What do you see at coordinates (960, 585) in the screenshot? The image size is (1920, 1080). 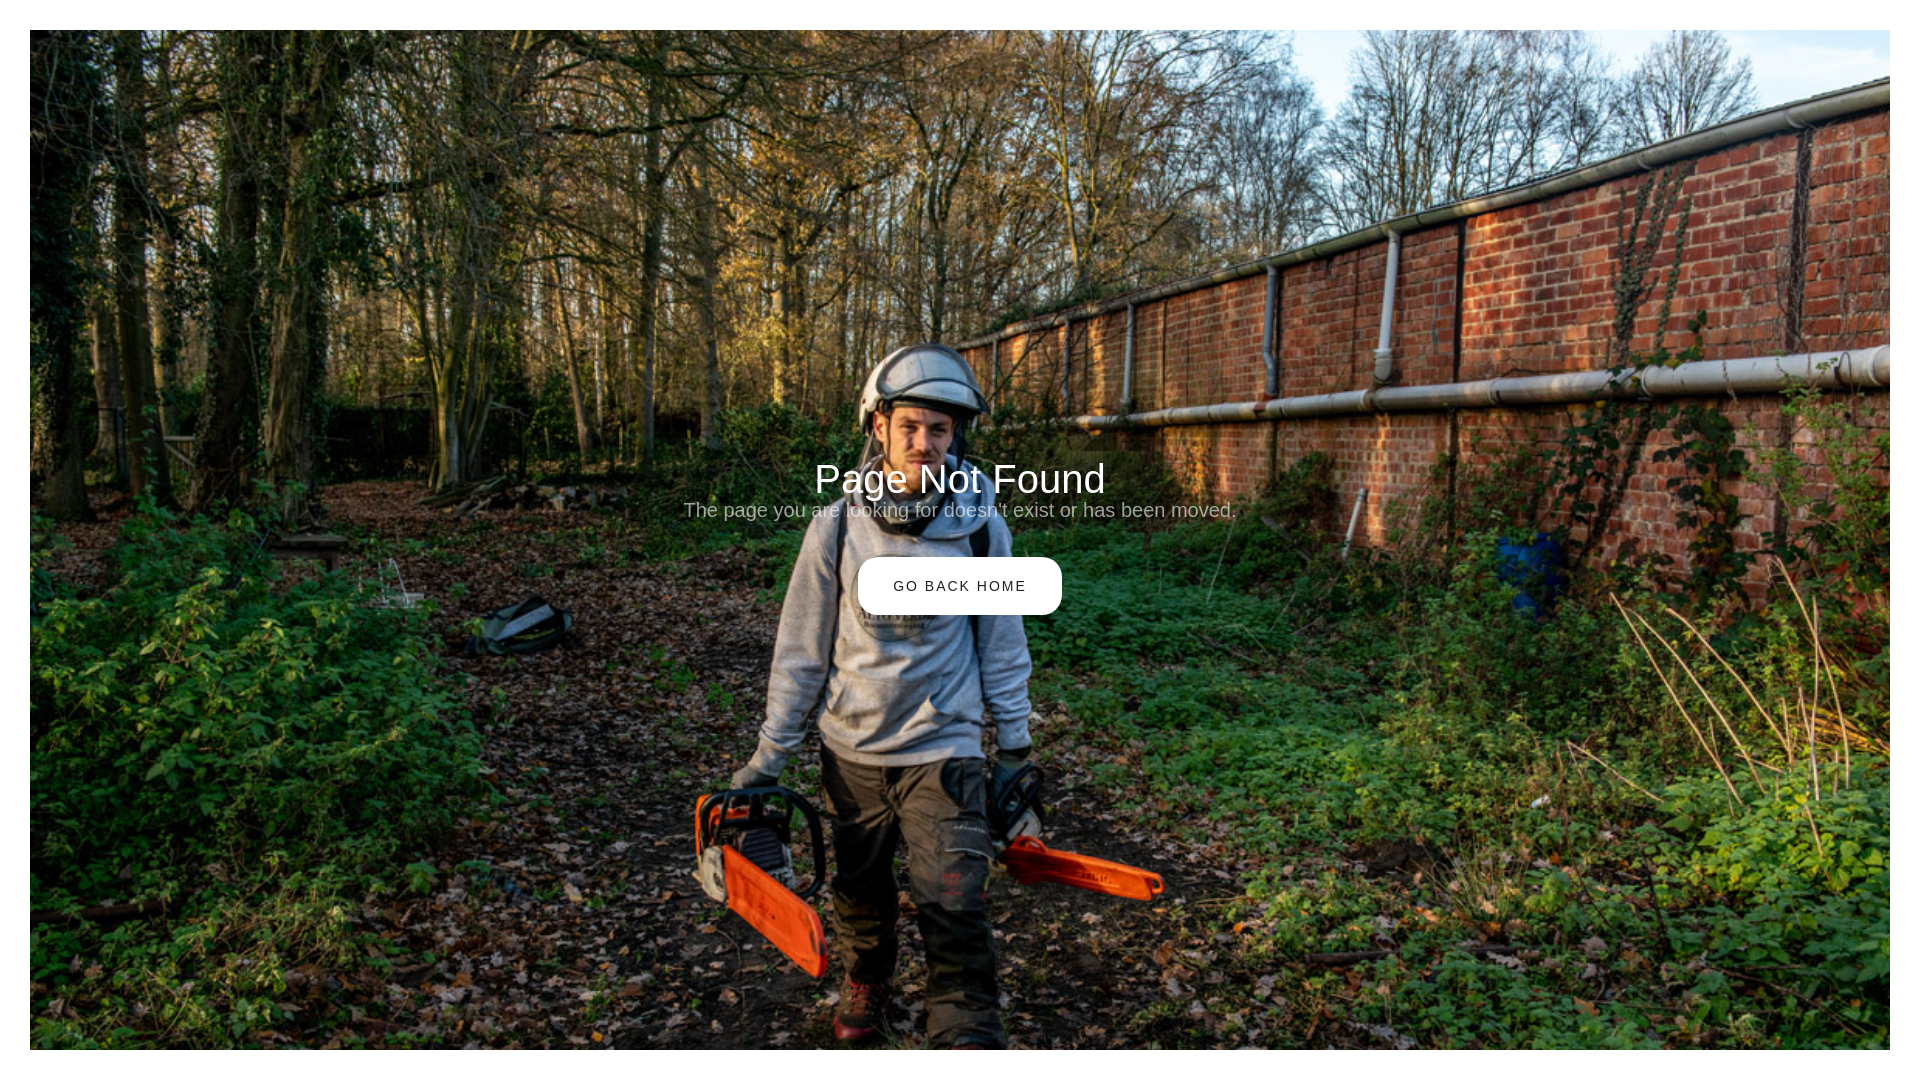 I see `'GO BACK HOME'` at bounding box center [960, 585].